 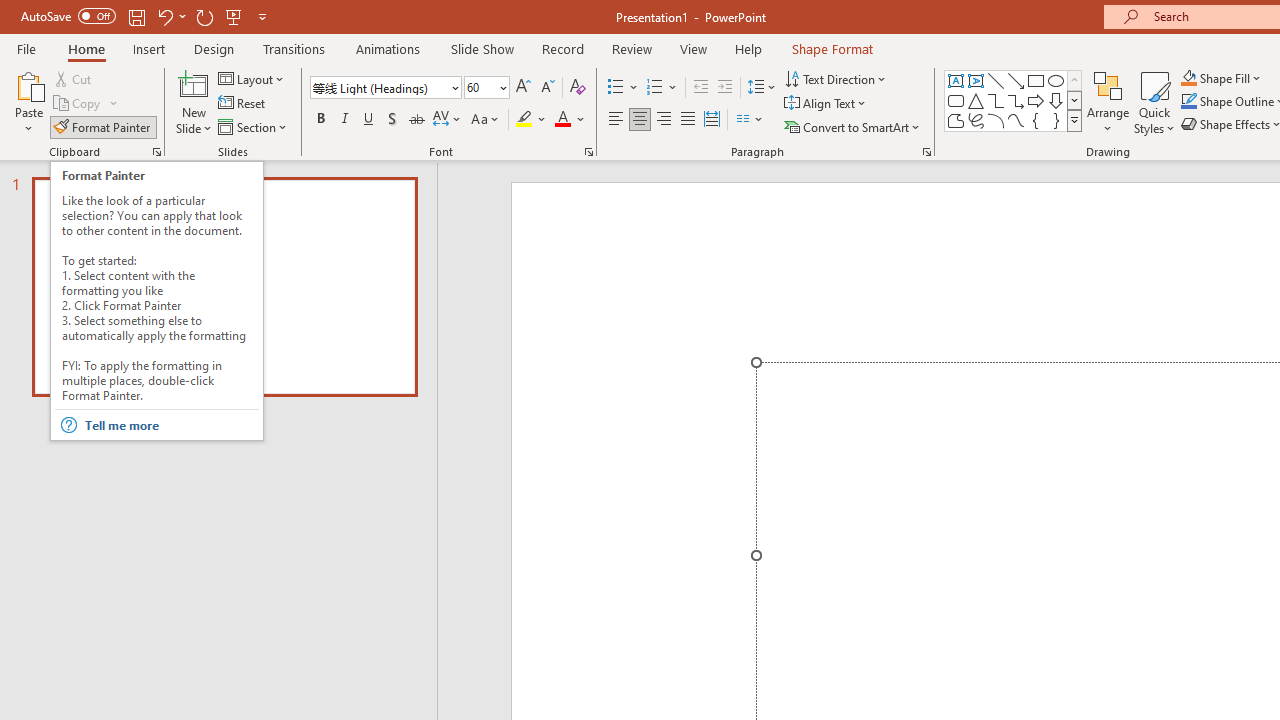 What do you see at coordinates (68, 16) in the screenshot?
I see `'AutoSave'` at bounding box center [68, 16].